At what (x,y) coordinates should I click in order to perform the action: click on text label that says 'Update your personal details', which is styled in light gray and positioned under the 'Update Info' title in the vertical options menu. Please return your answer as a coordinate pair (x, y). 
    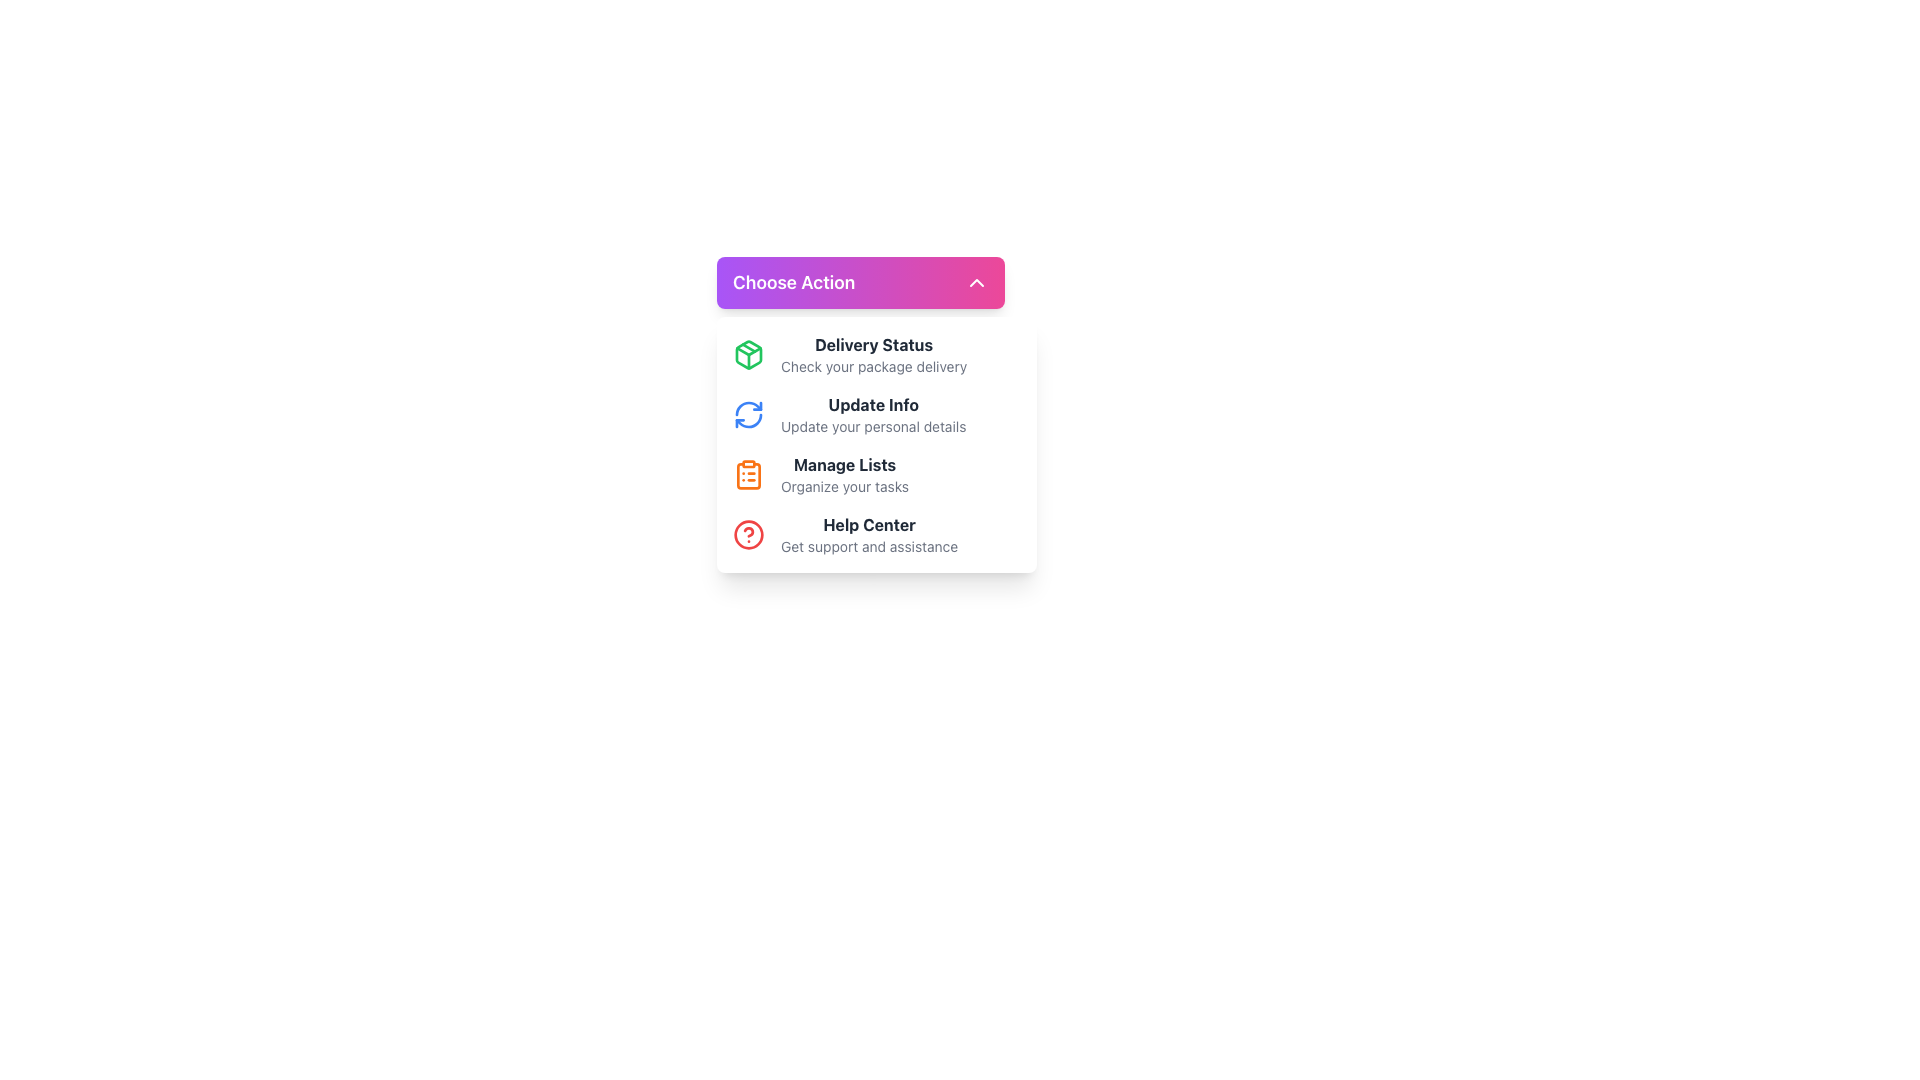
    Looking at the image, I should click on (873, 426).